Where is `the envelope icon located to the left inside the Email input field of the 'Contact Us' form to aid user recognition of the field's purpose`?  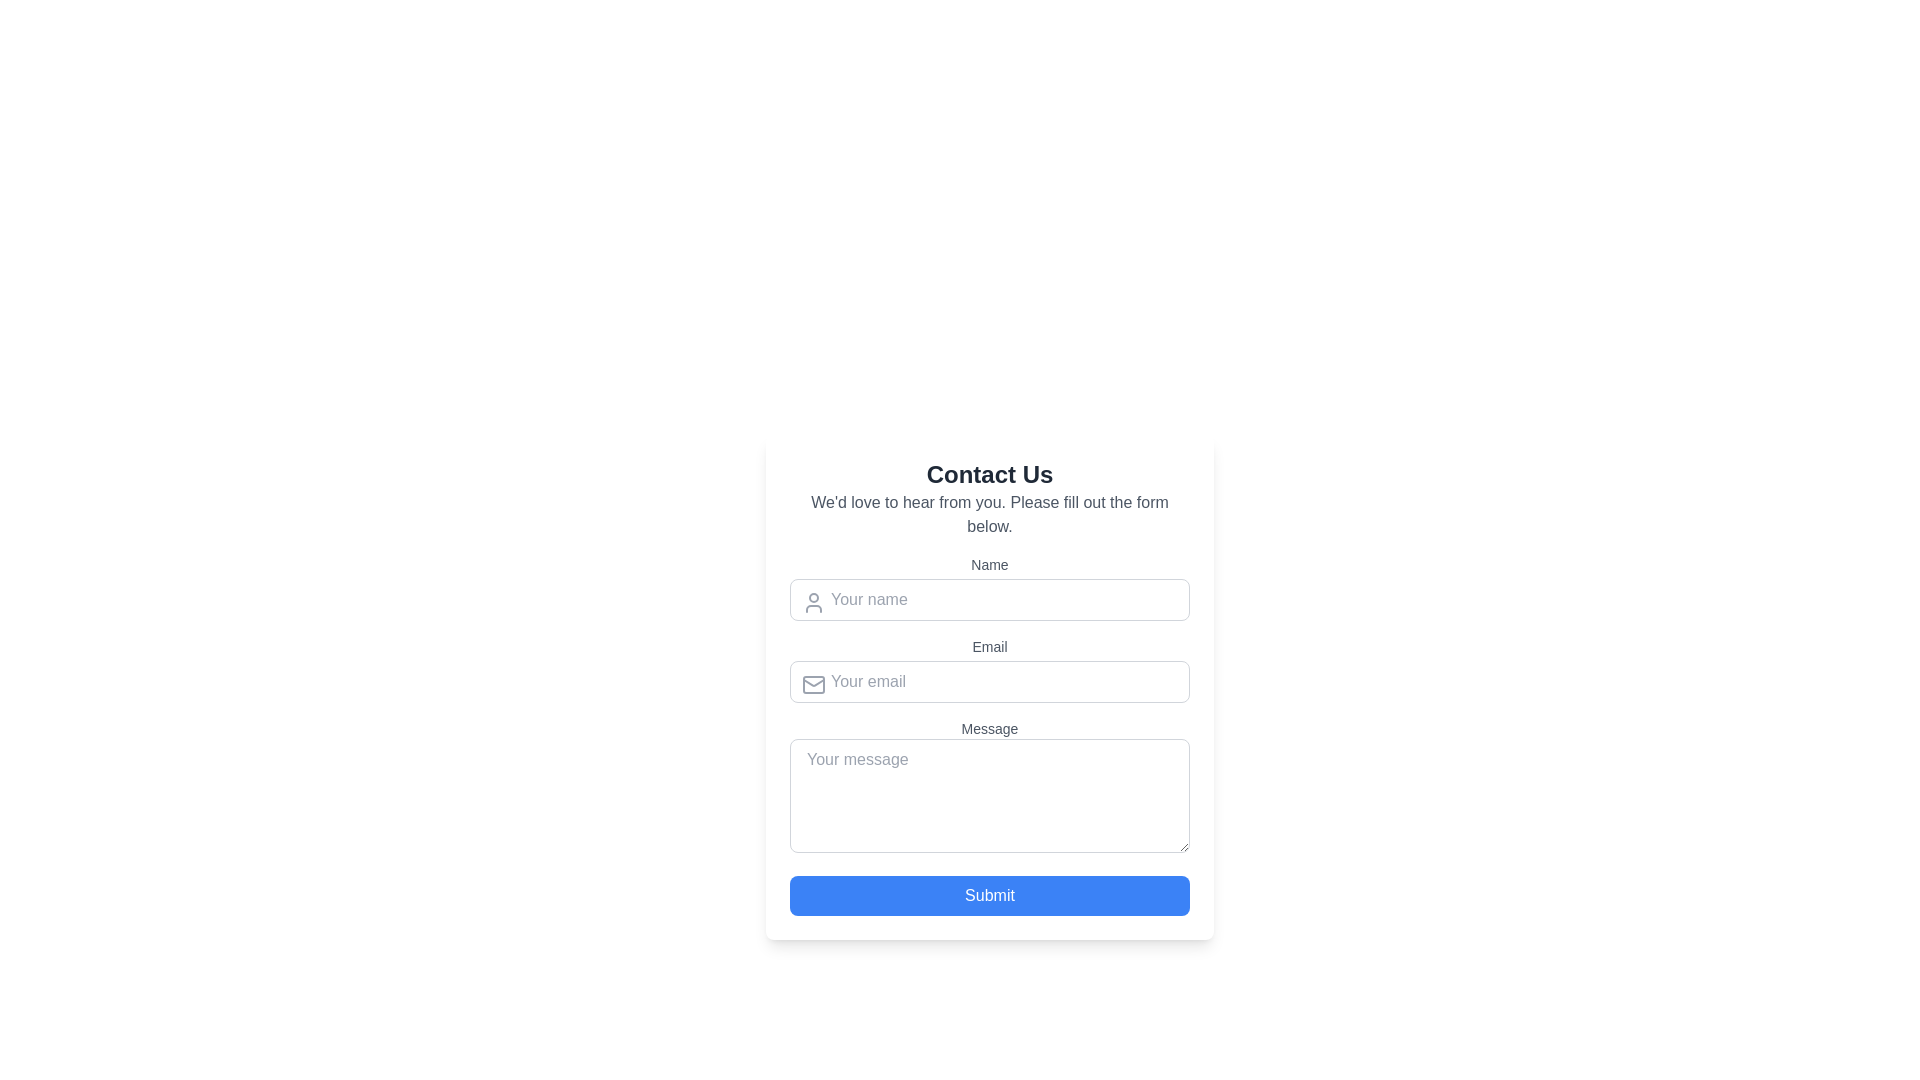
the envelope icon located to the left inside the Email input field of the 'Contact Us' form to aid user recognition of the field's purpose is located at coordinates (814, 684).